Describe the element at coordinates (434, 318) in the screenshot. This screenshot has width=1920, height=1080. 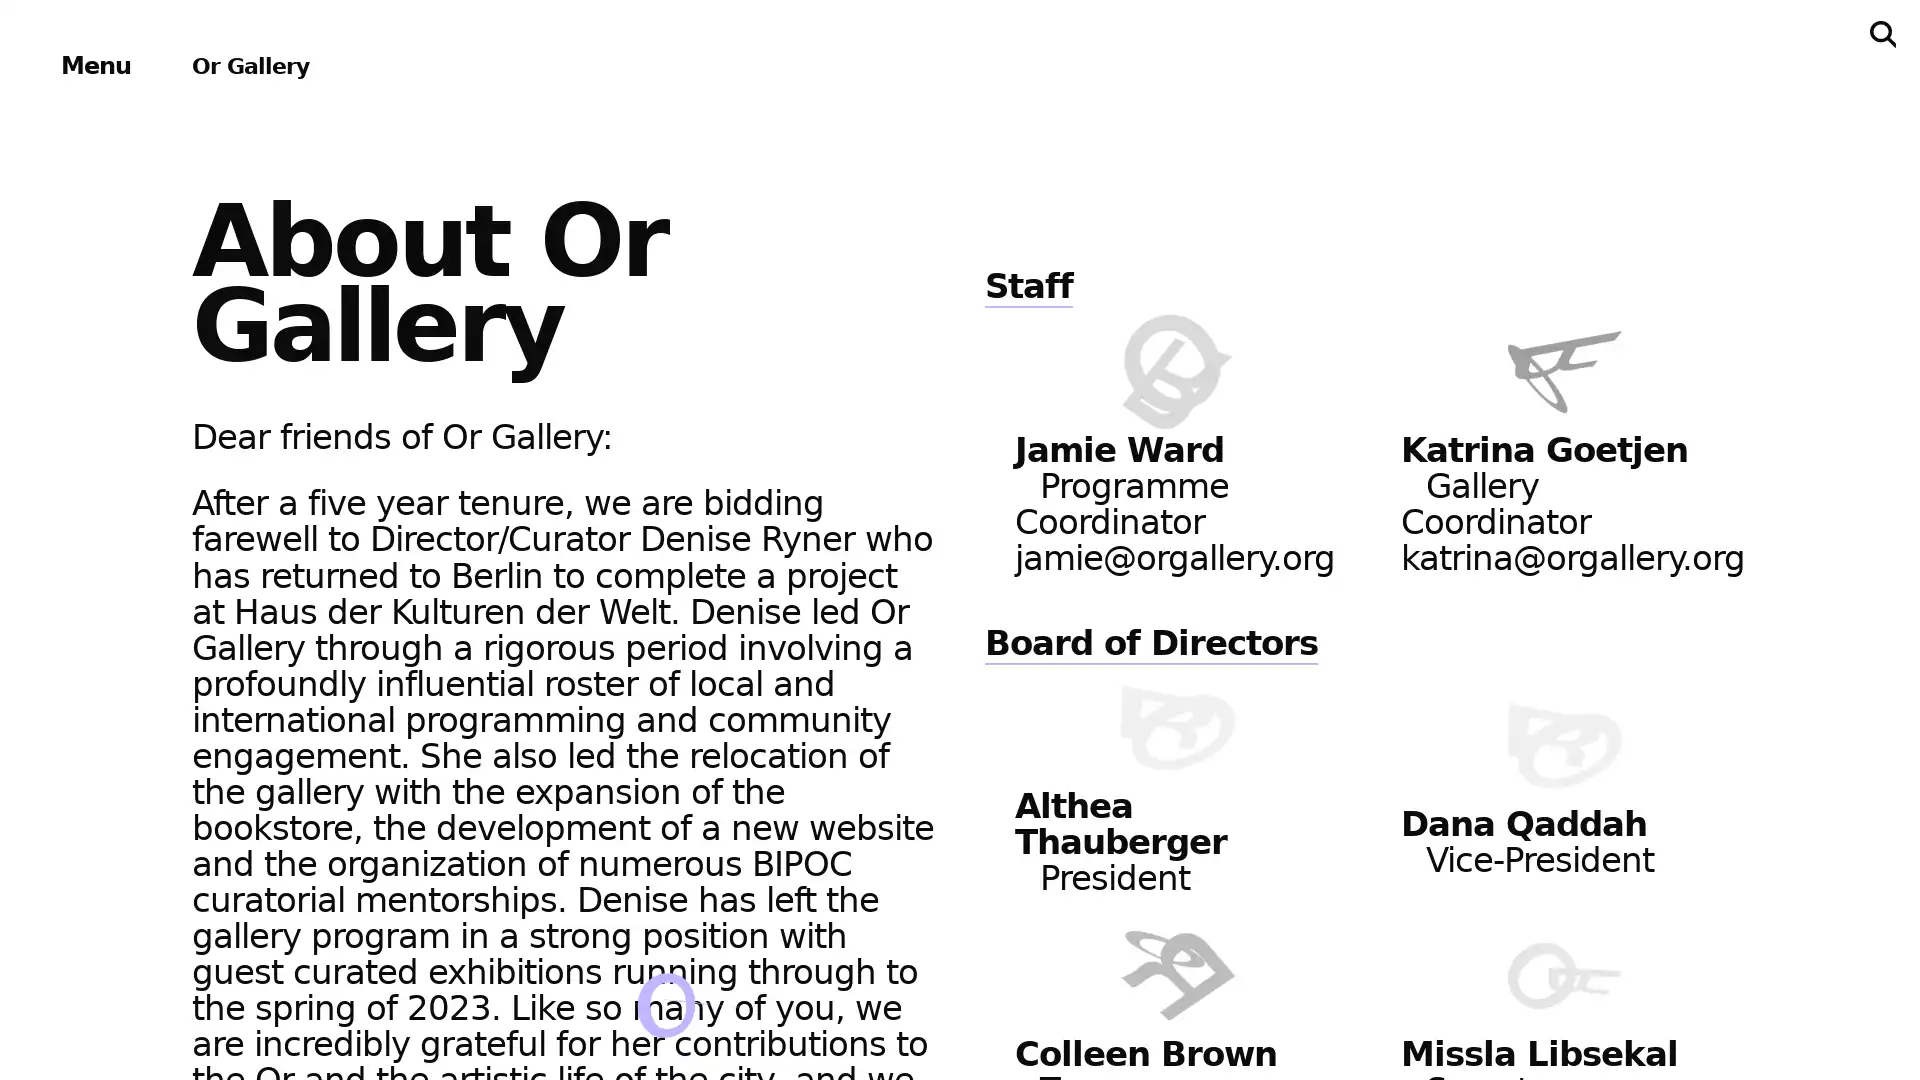
I see `Events` at that location.